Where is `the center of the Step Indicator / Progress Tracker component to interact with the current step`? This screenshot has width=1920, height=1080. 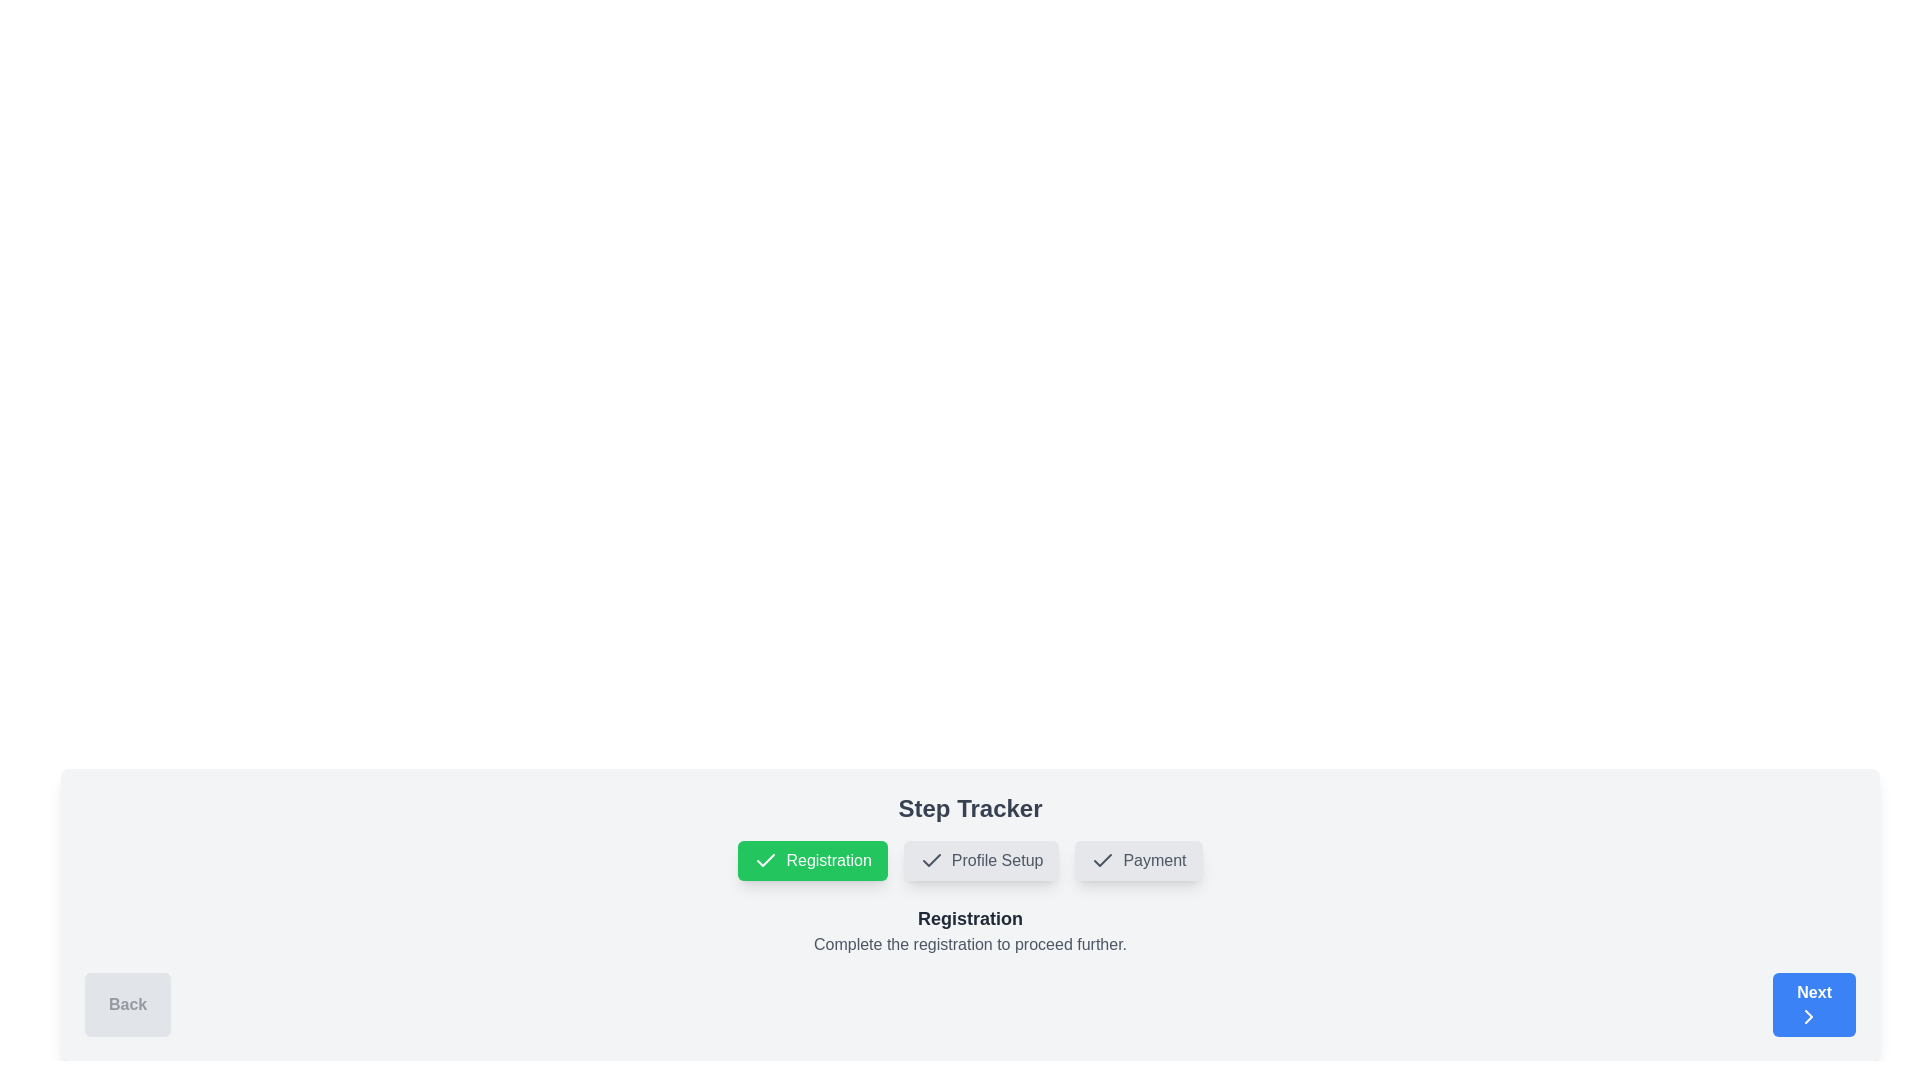 the center of the Step Indicator / Progress Tracker component to interact with the current step is located at coordinates (970, 859).